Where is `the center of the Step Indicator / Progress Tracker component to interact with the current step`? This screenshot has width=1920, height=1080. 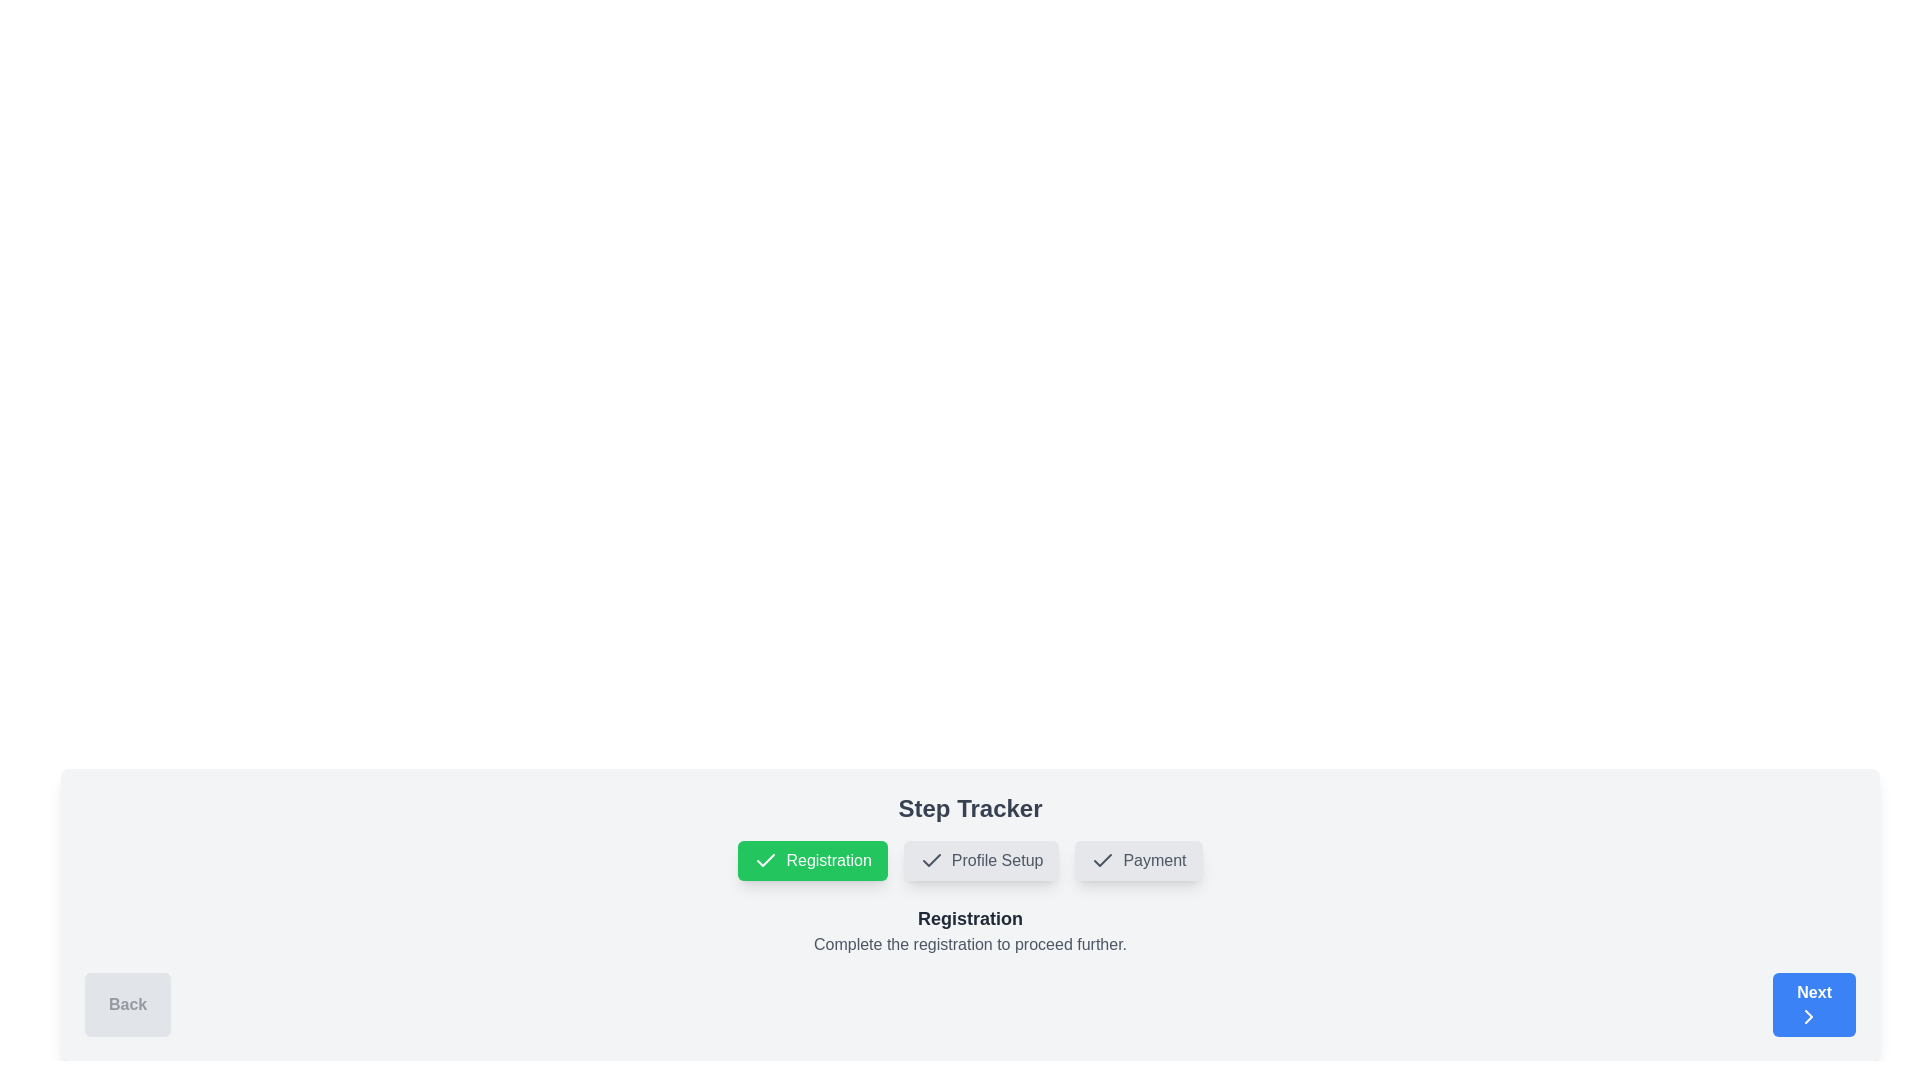 the center of the Step Indicator / Progress Tracker component to interact with the current step is located at coordinates (970, 859).